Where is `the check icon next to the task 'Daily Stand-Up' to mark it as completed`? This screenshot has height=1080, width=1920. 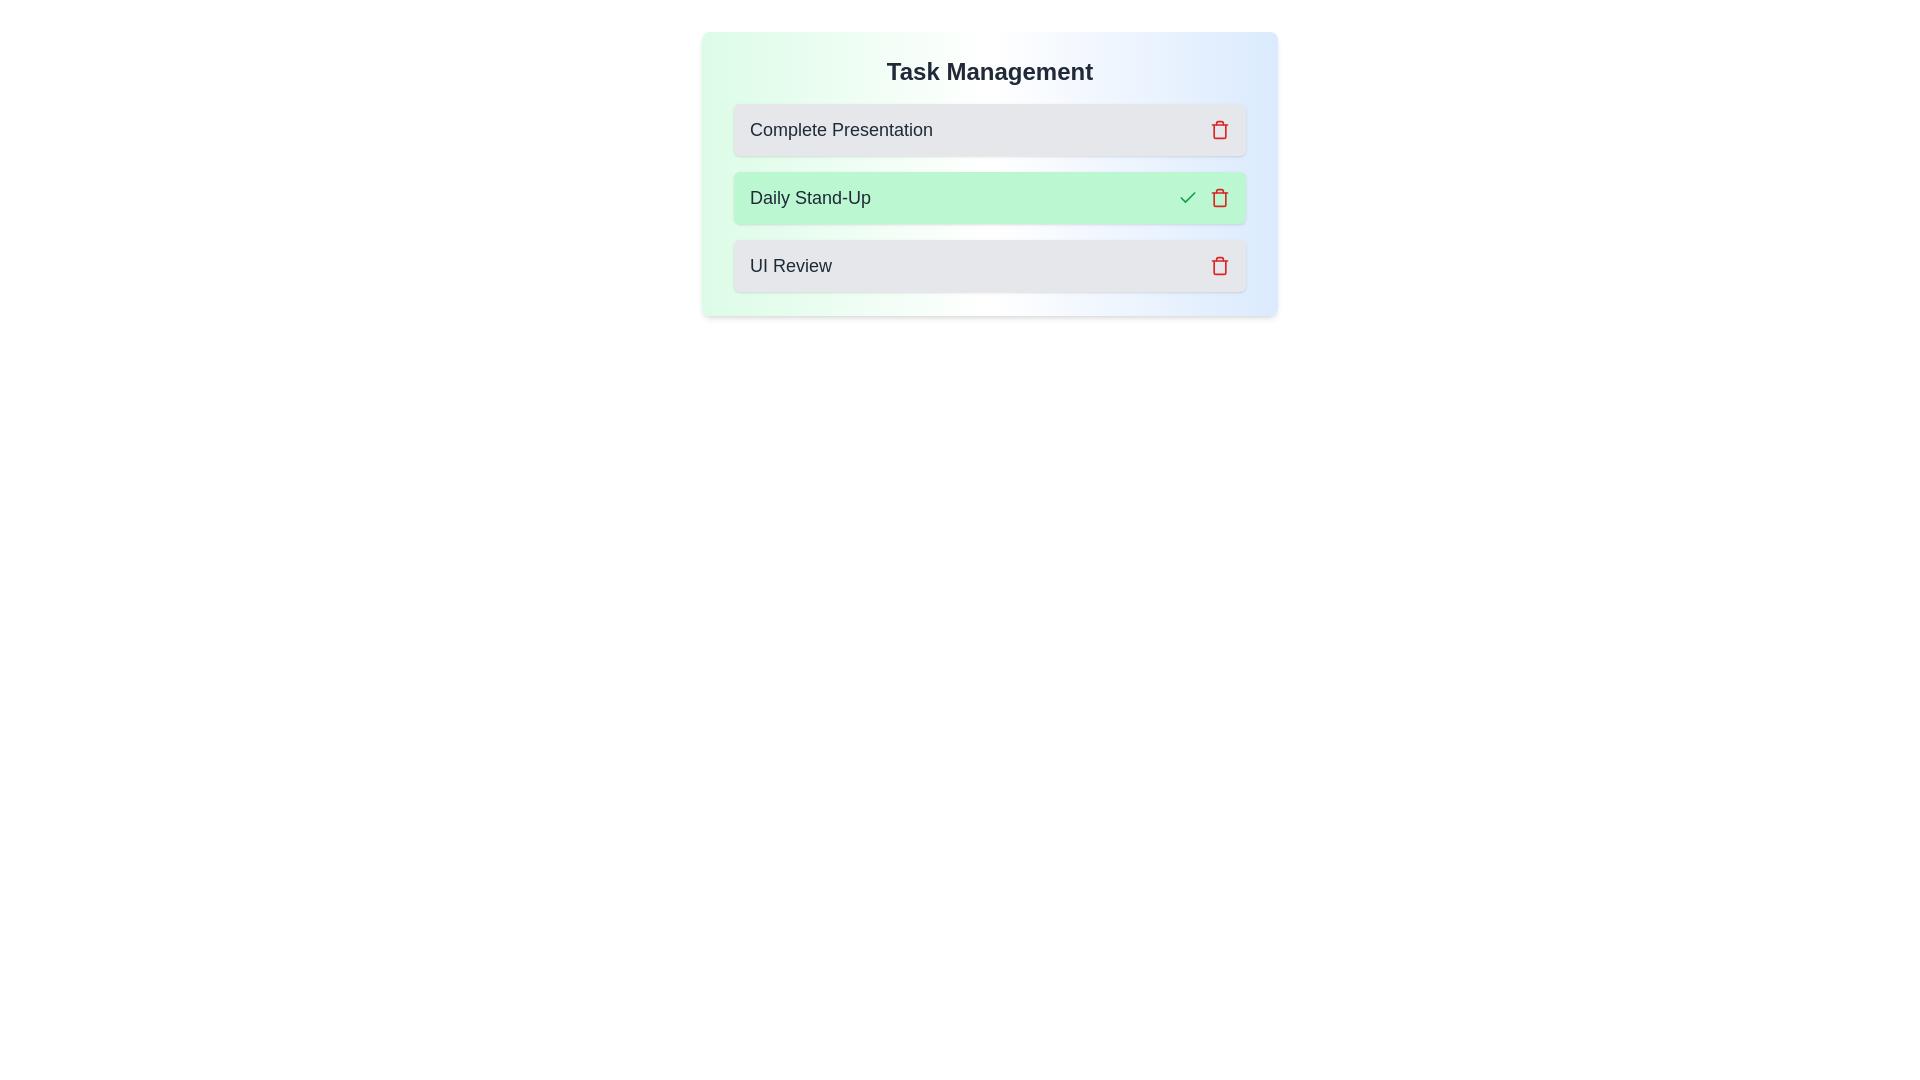 the check icon next to the task 'Daily Stand-Up' to mark it as completed is located at coordinates (1188, 197).